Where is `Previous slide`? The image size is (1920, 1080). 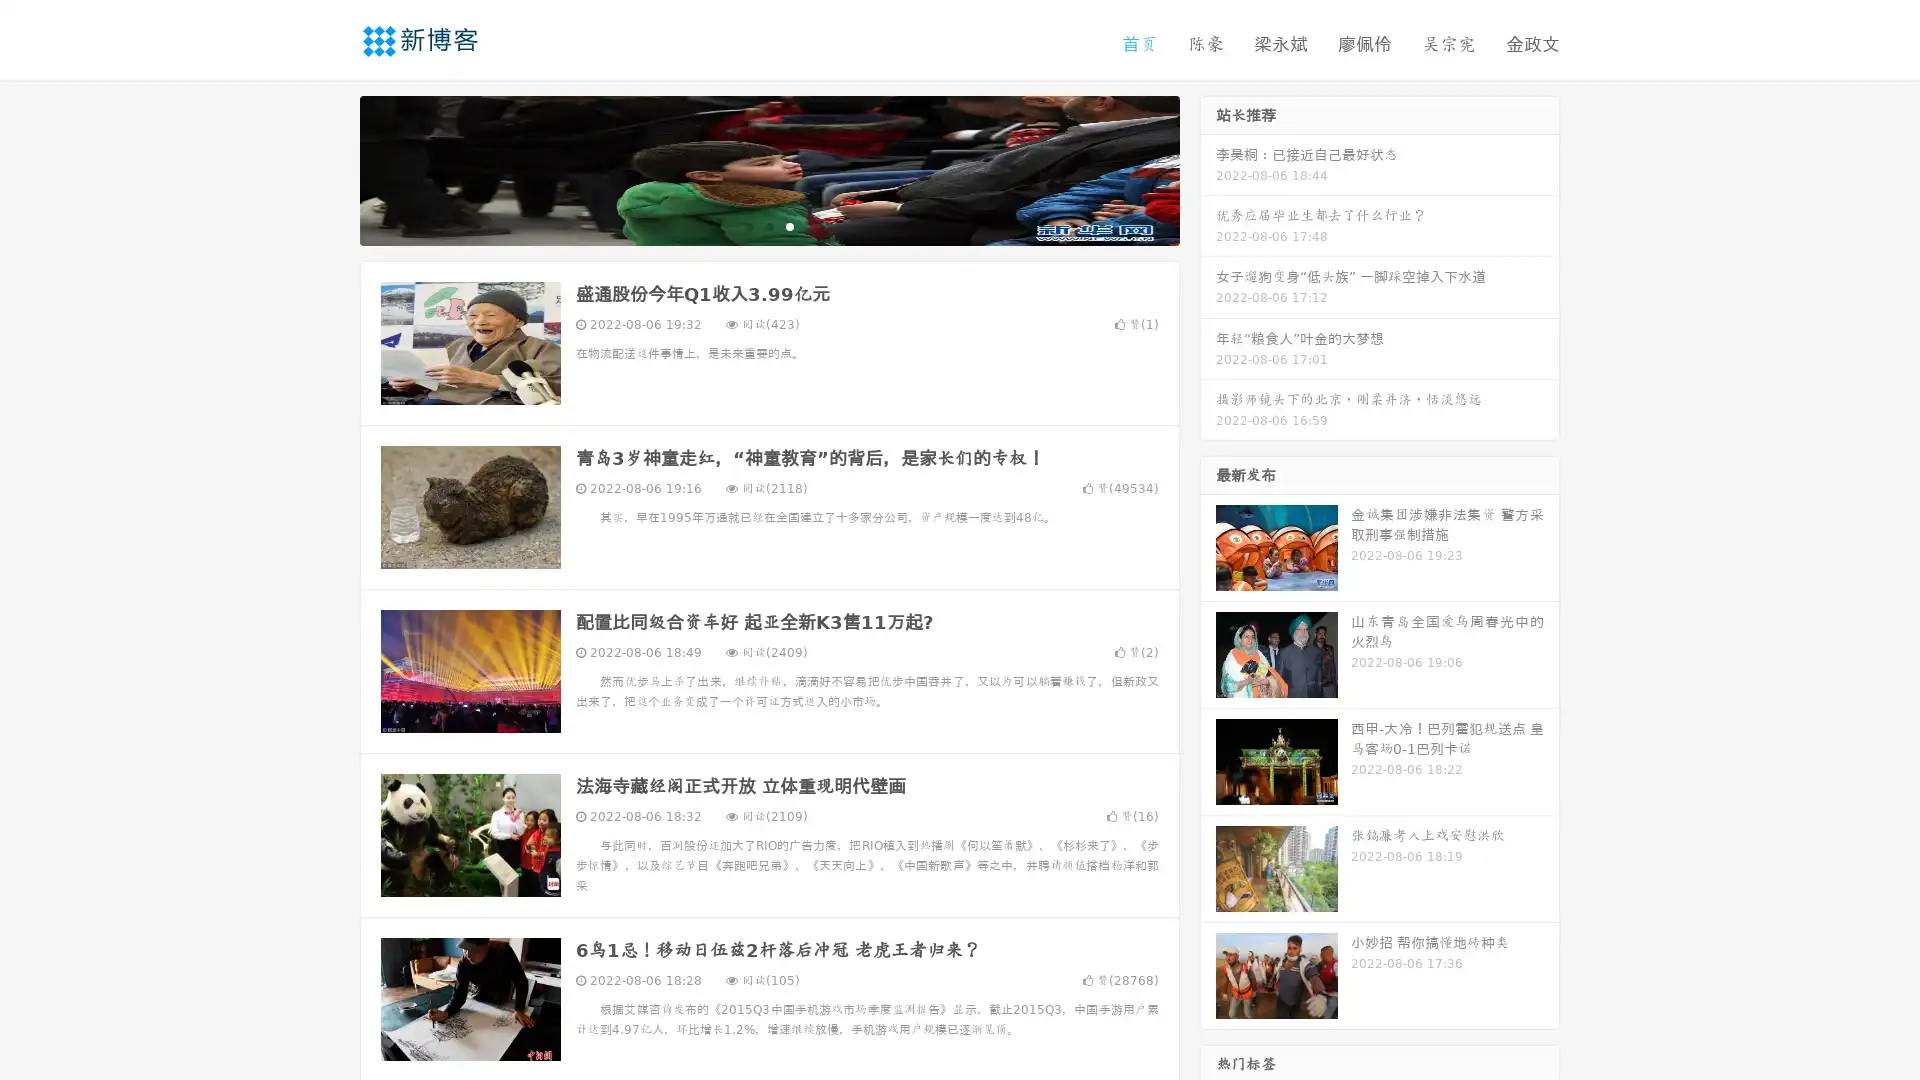 Previous slide is located at coordinates (330, 168).